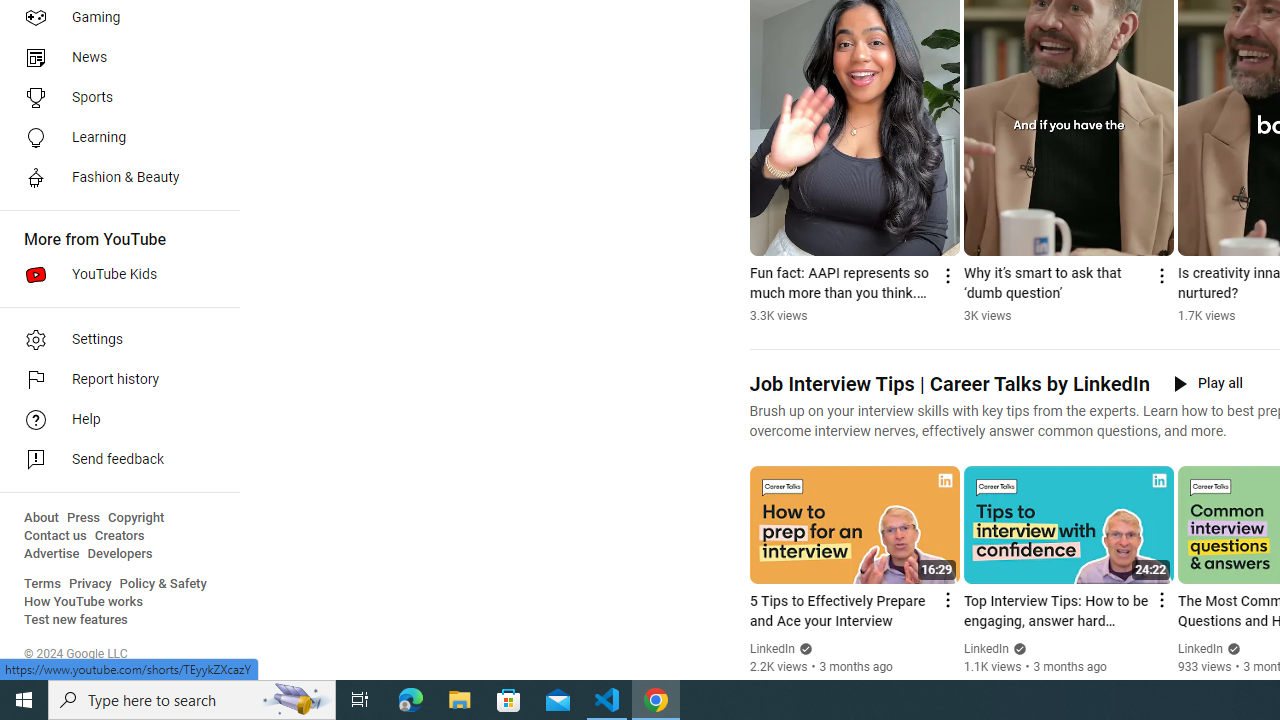 This screenshot has height=720, width=1280. I want to click on 'Advertise', so click(51, 554).